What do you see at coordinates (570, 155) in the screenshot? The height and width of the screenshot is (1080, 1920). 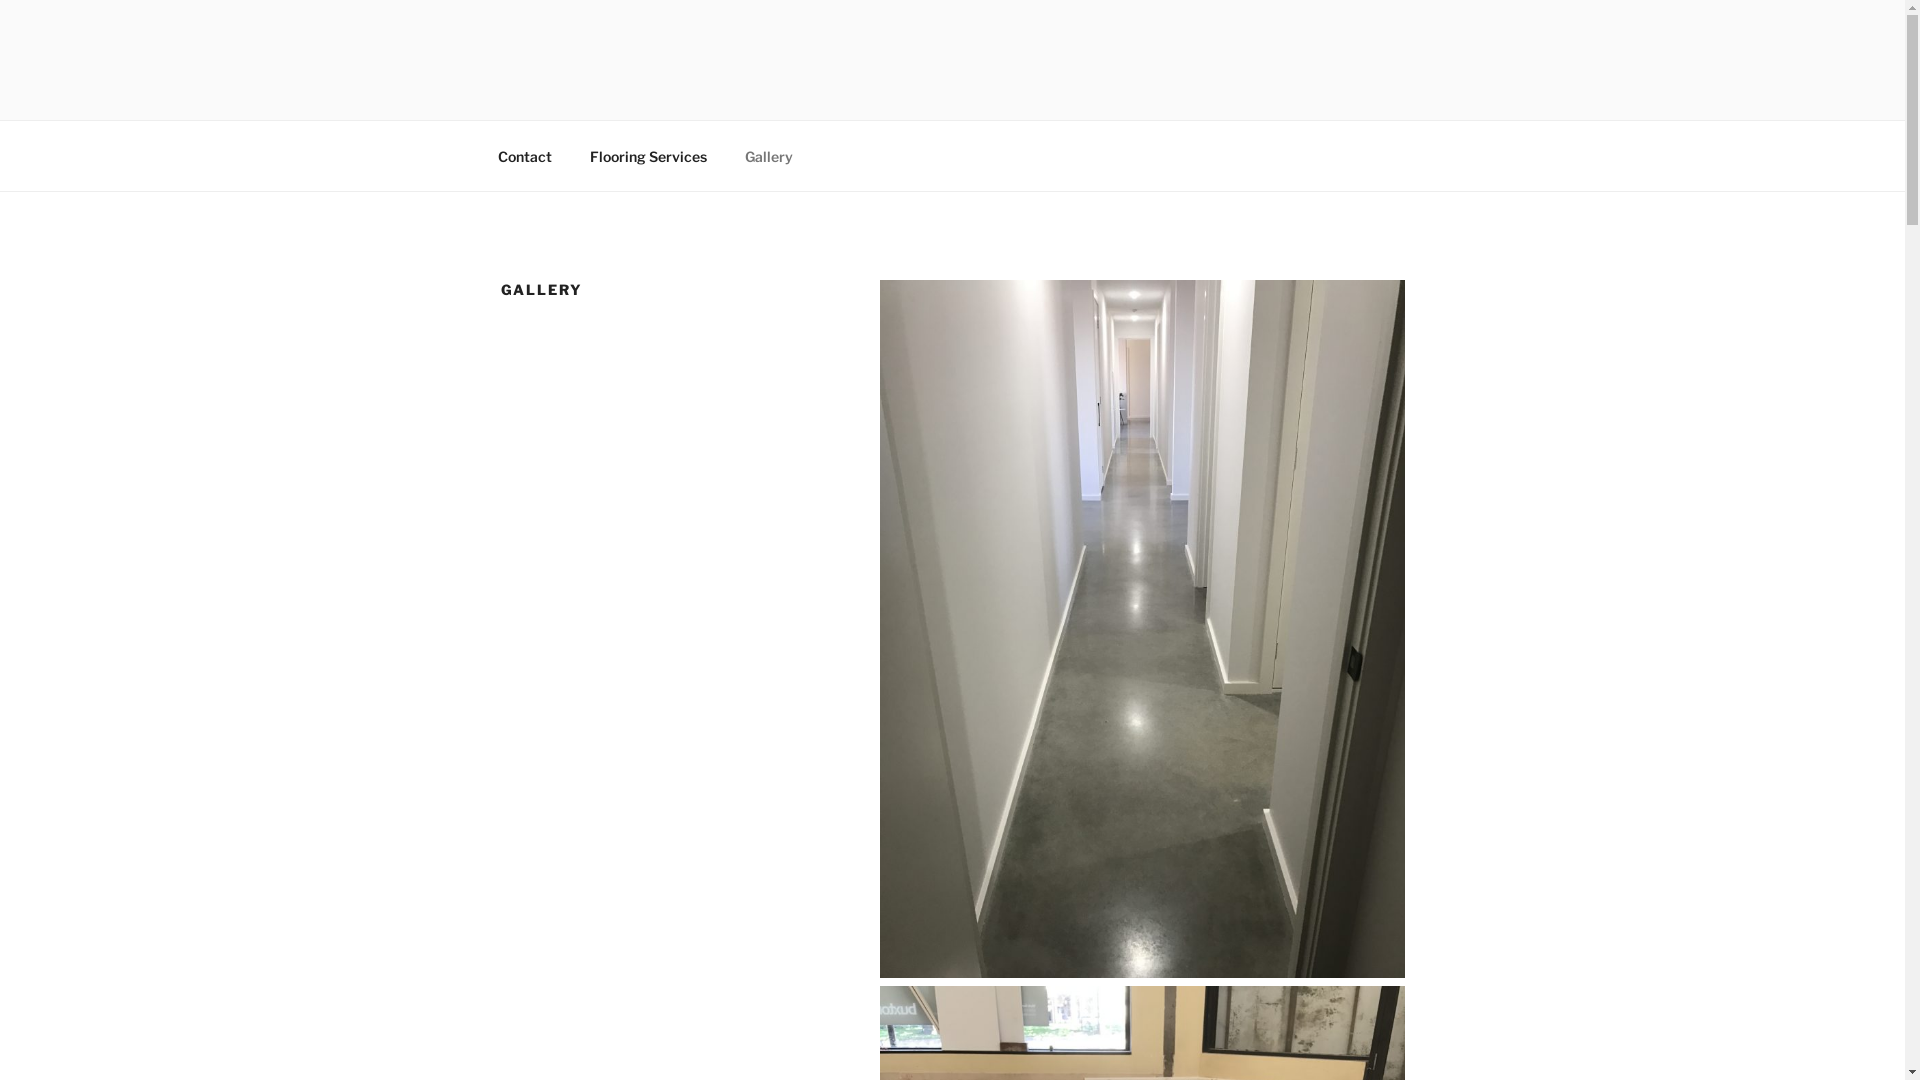 I see `'Flooring Services'` at bounding box center [570, 155].